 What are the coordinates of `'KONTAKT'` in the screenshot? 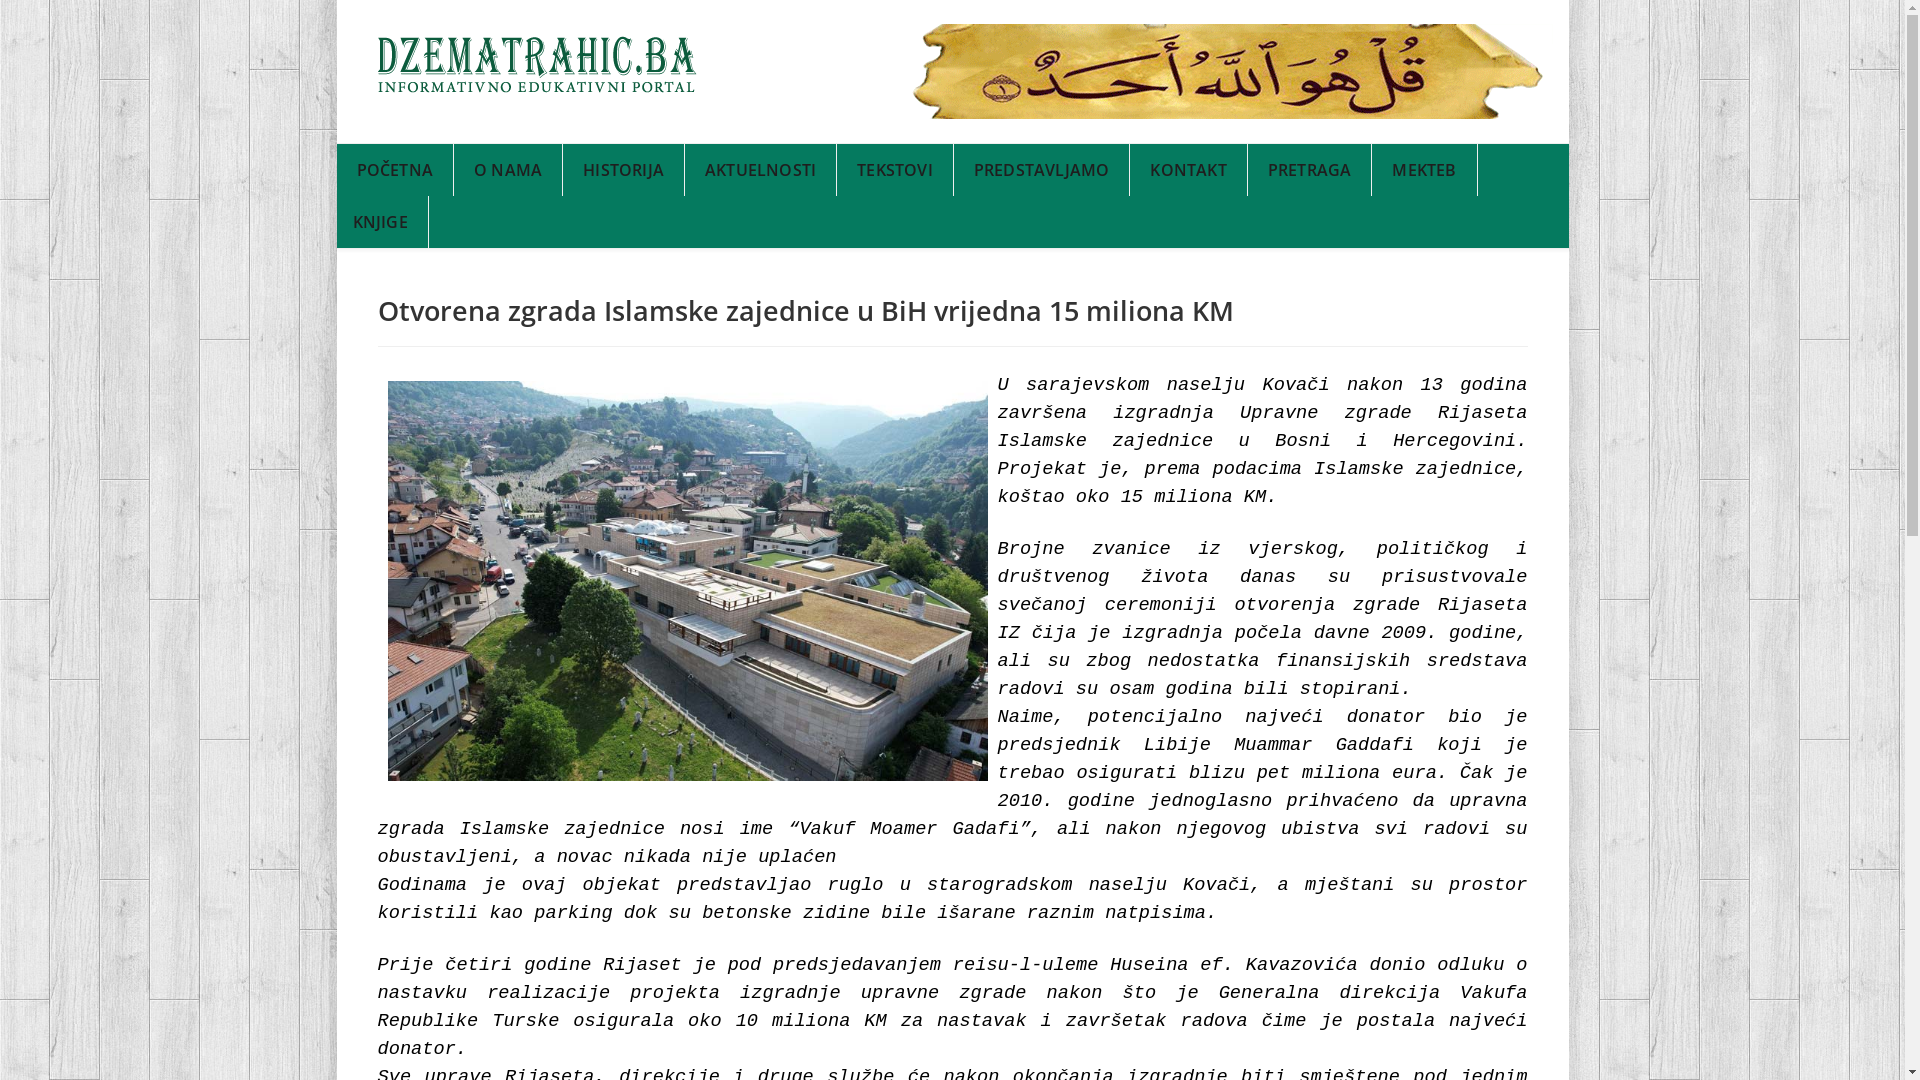 It's located at (1129, 168).